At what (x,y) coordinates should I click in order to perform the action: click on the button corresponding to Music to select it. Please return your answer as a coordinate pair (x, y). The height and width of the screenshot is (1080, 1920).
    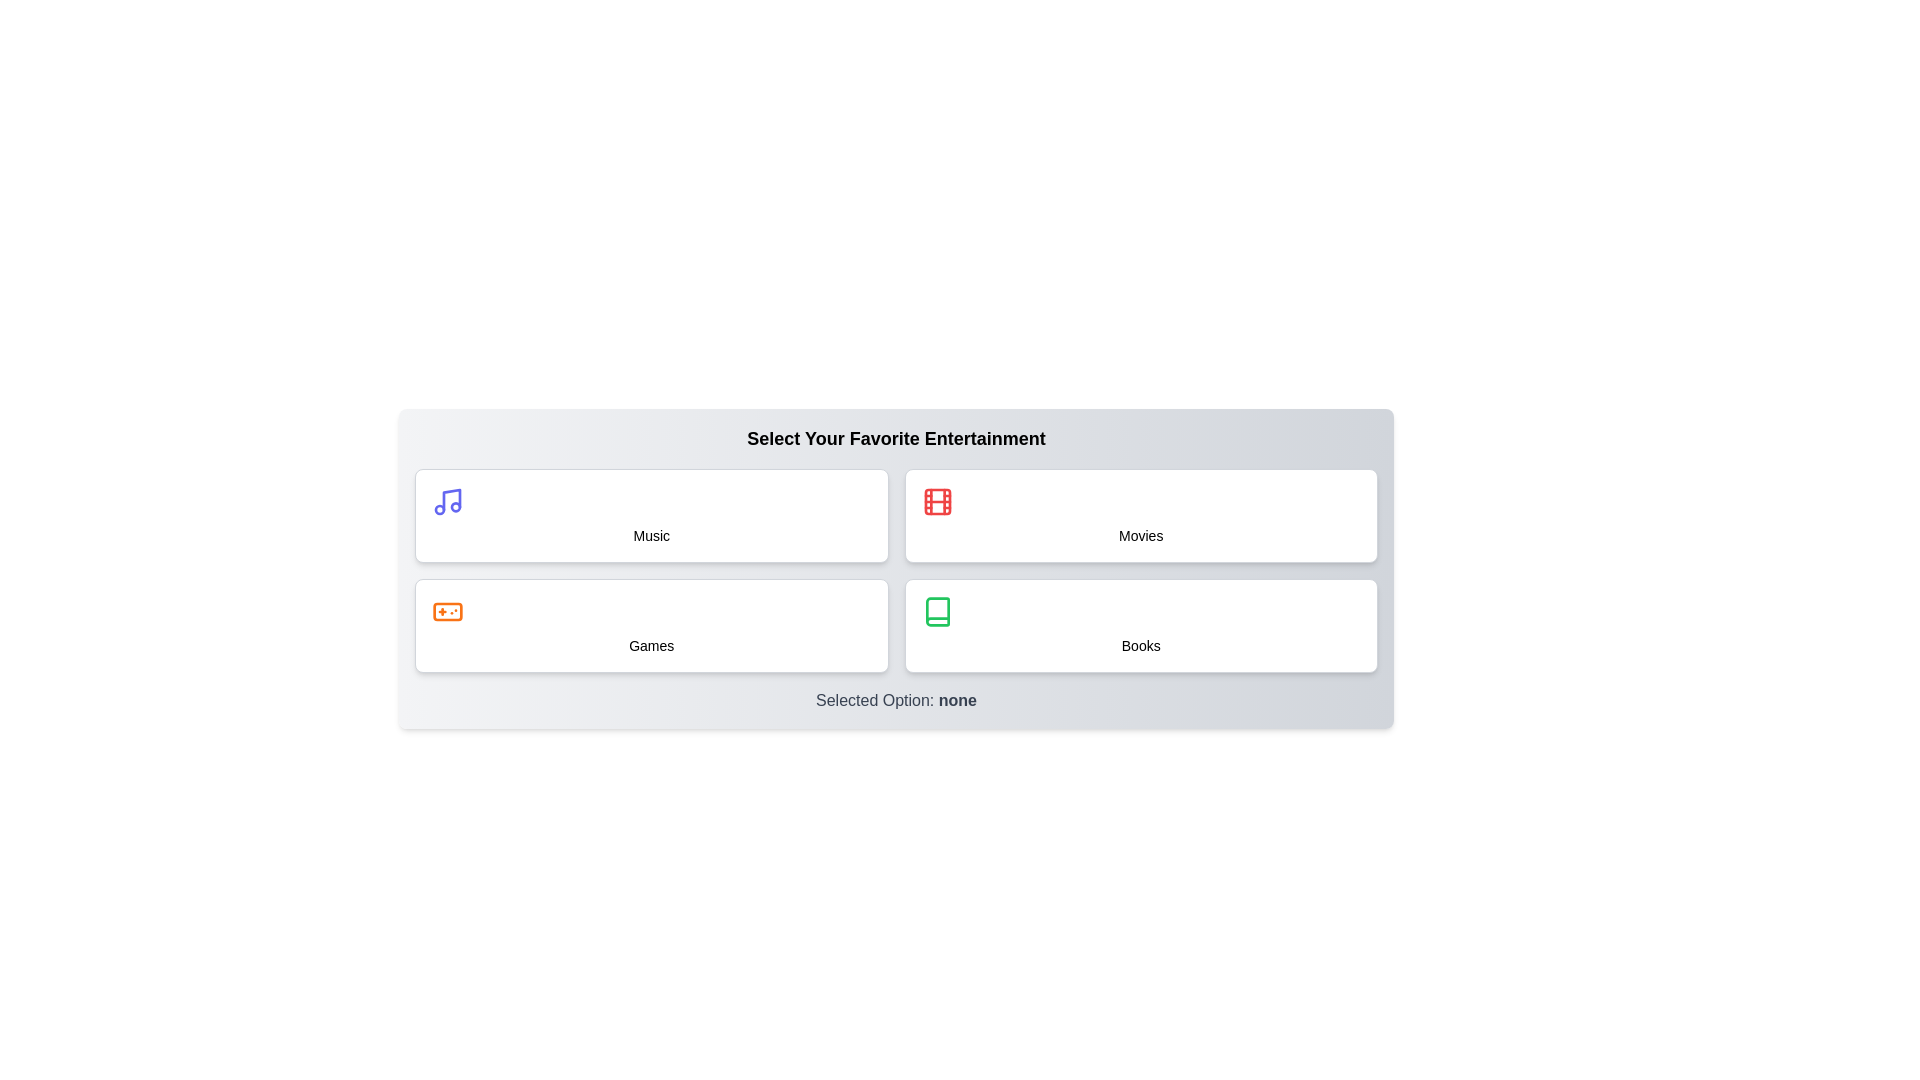
    Looking at the image, I should click on (651, 515).